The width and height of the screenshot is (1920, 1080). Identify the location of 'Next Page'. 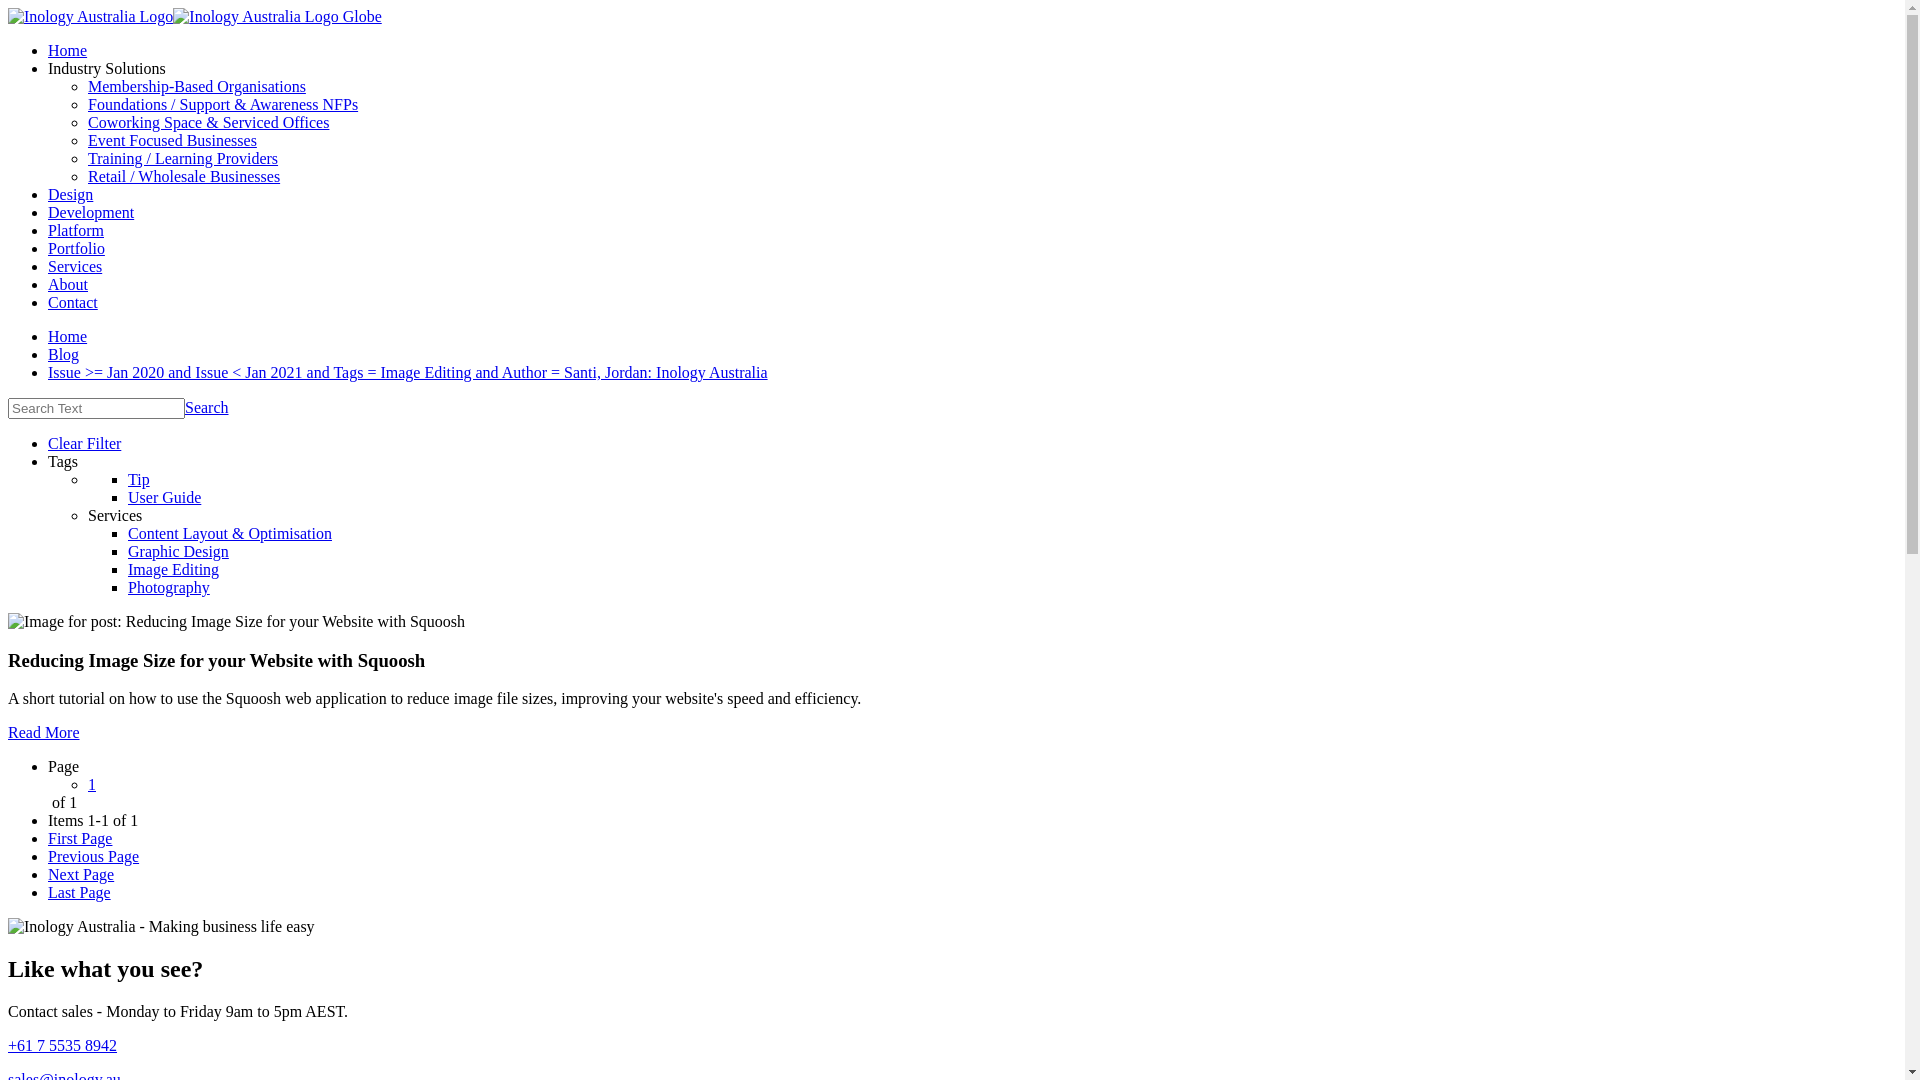
(48, 873).